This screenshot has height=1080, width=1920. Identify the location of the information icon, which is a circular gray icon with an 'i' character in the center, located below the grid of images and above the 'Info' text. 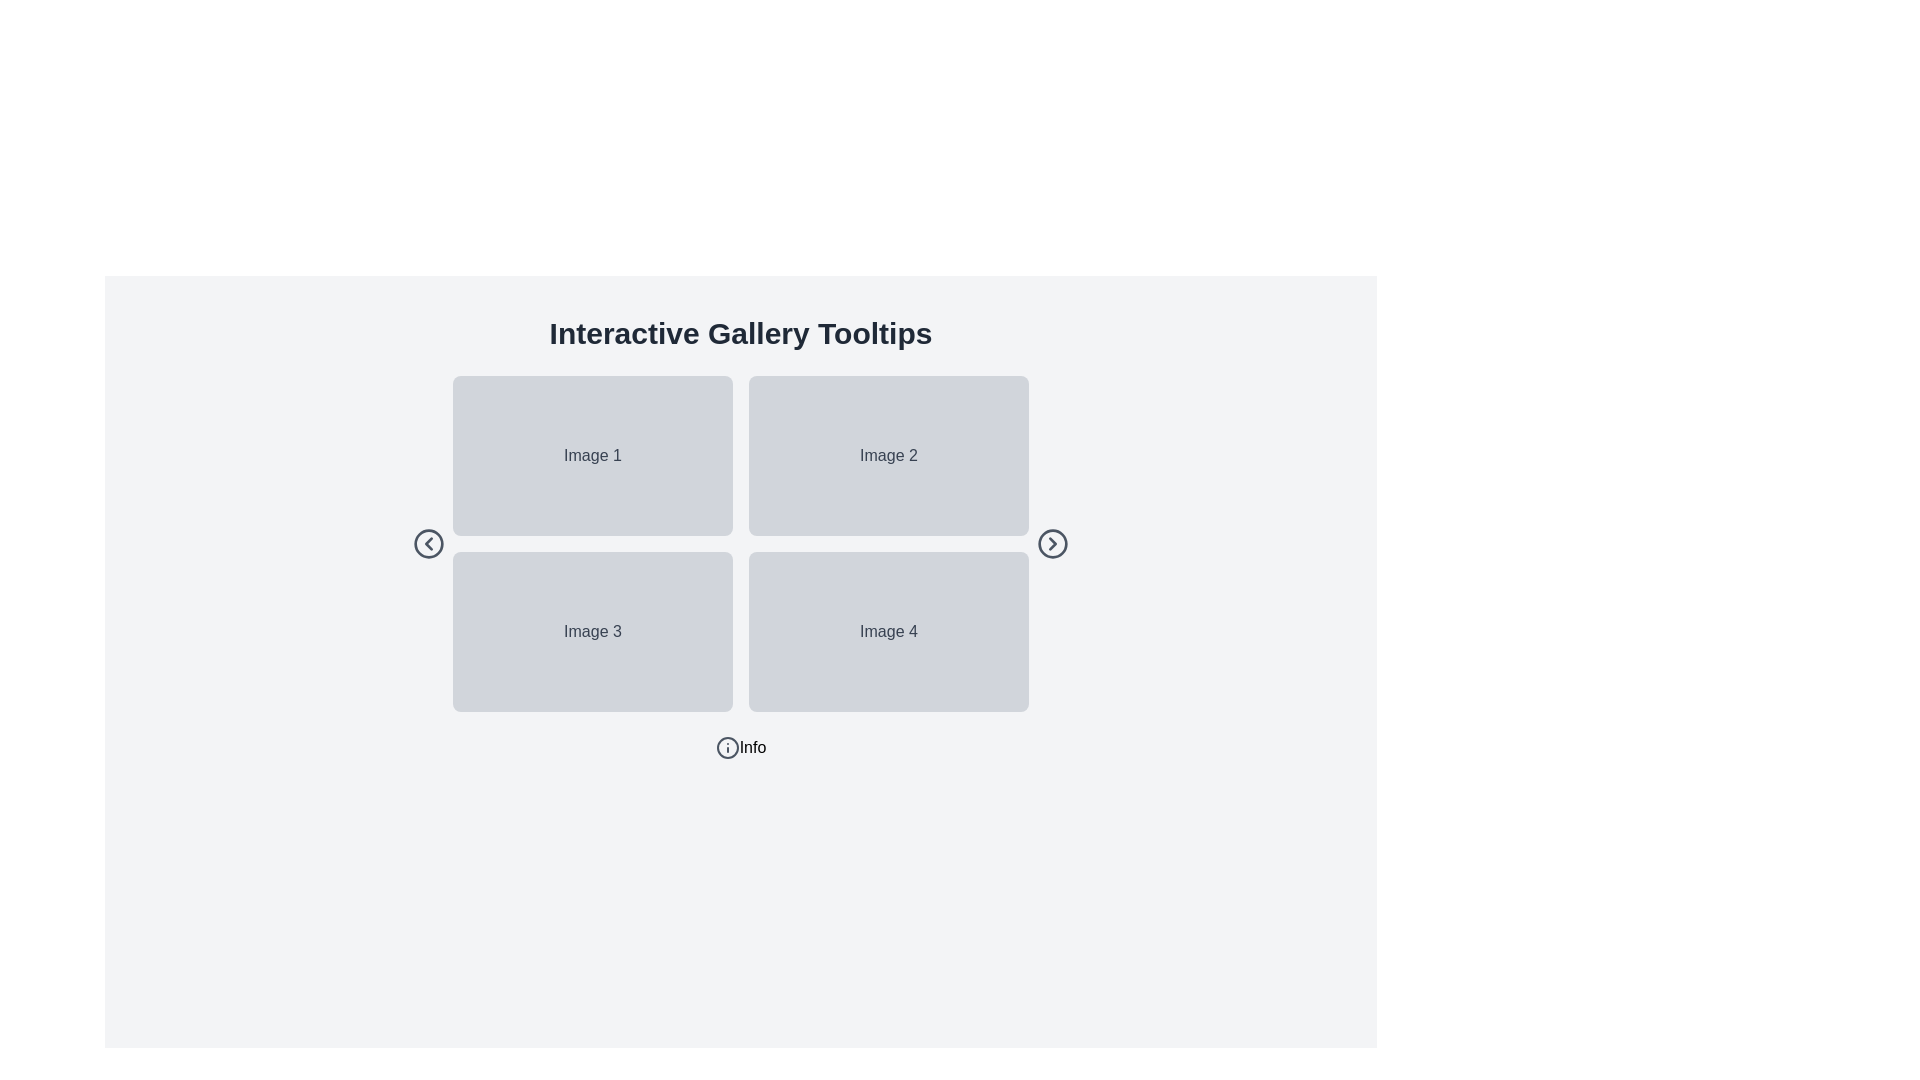
(726, 748).